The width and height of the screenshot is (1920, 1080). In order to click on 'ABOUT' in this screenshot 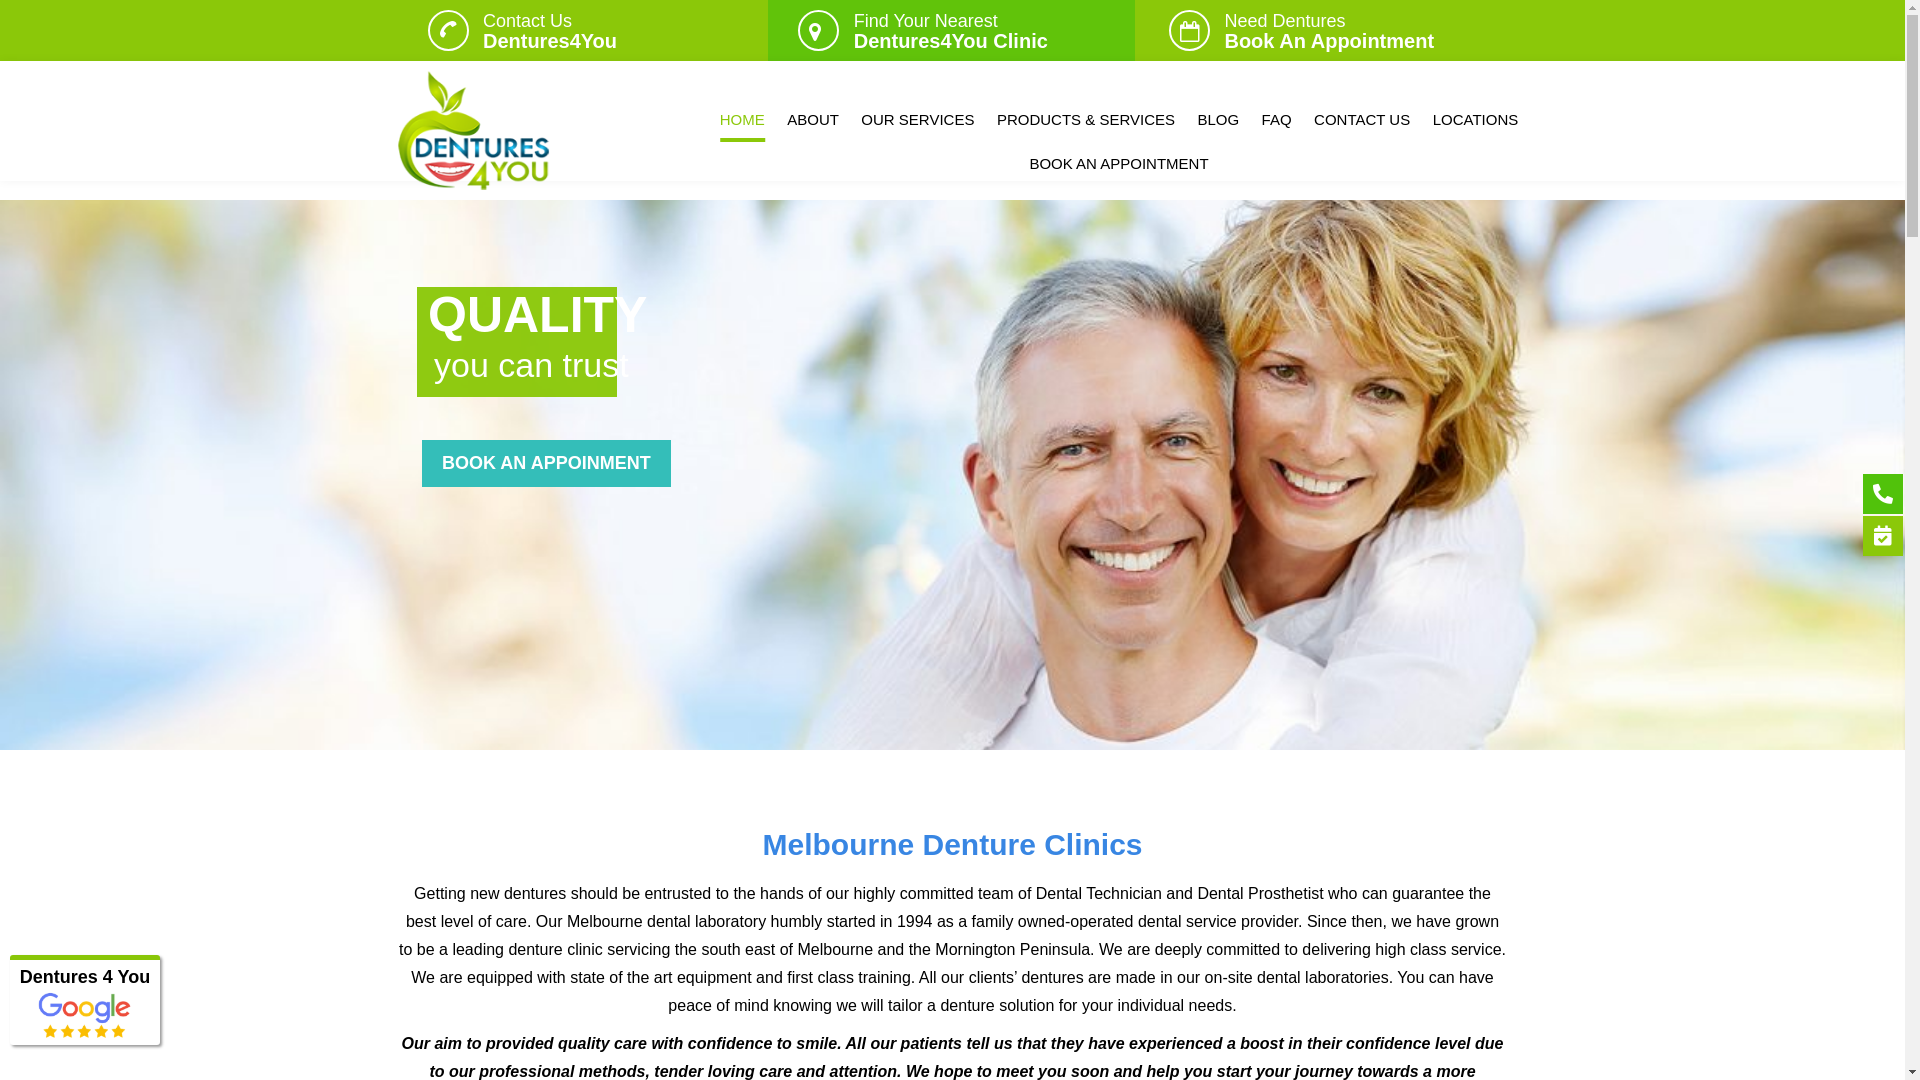, I will do `click(812, 119)`.